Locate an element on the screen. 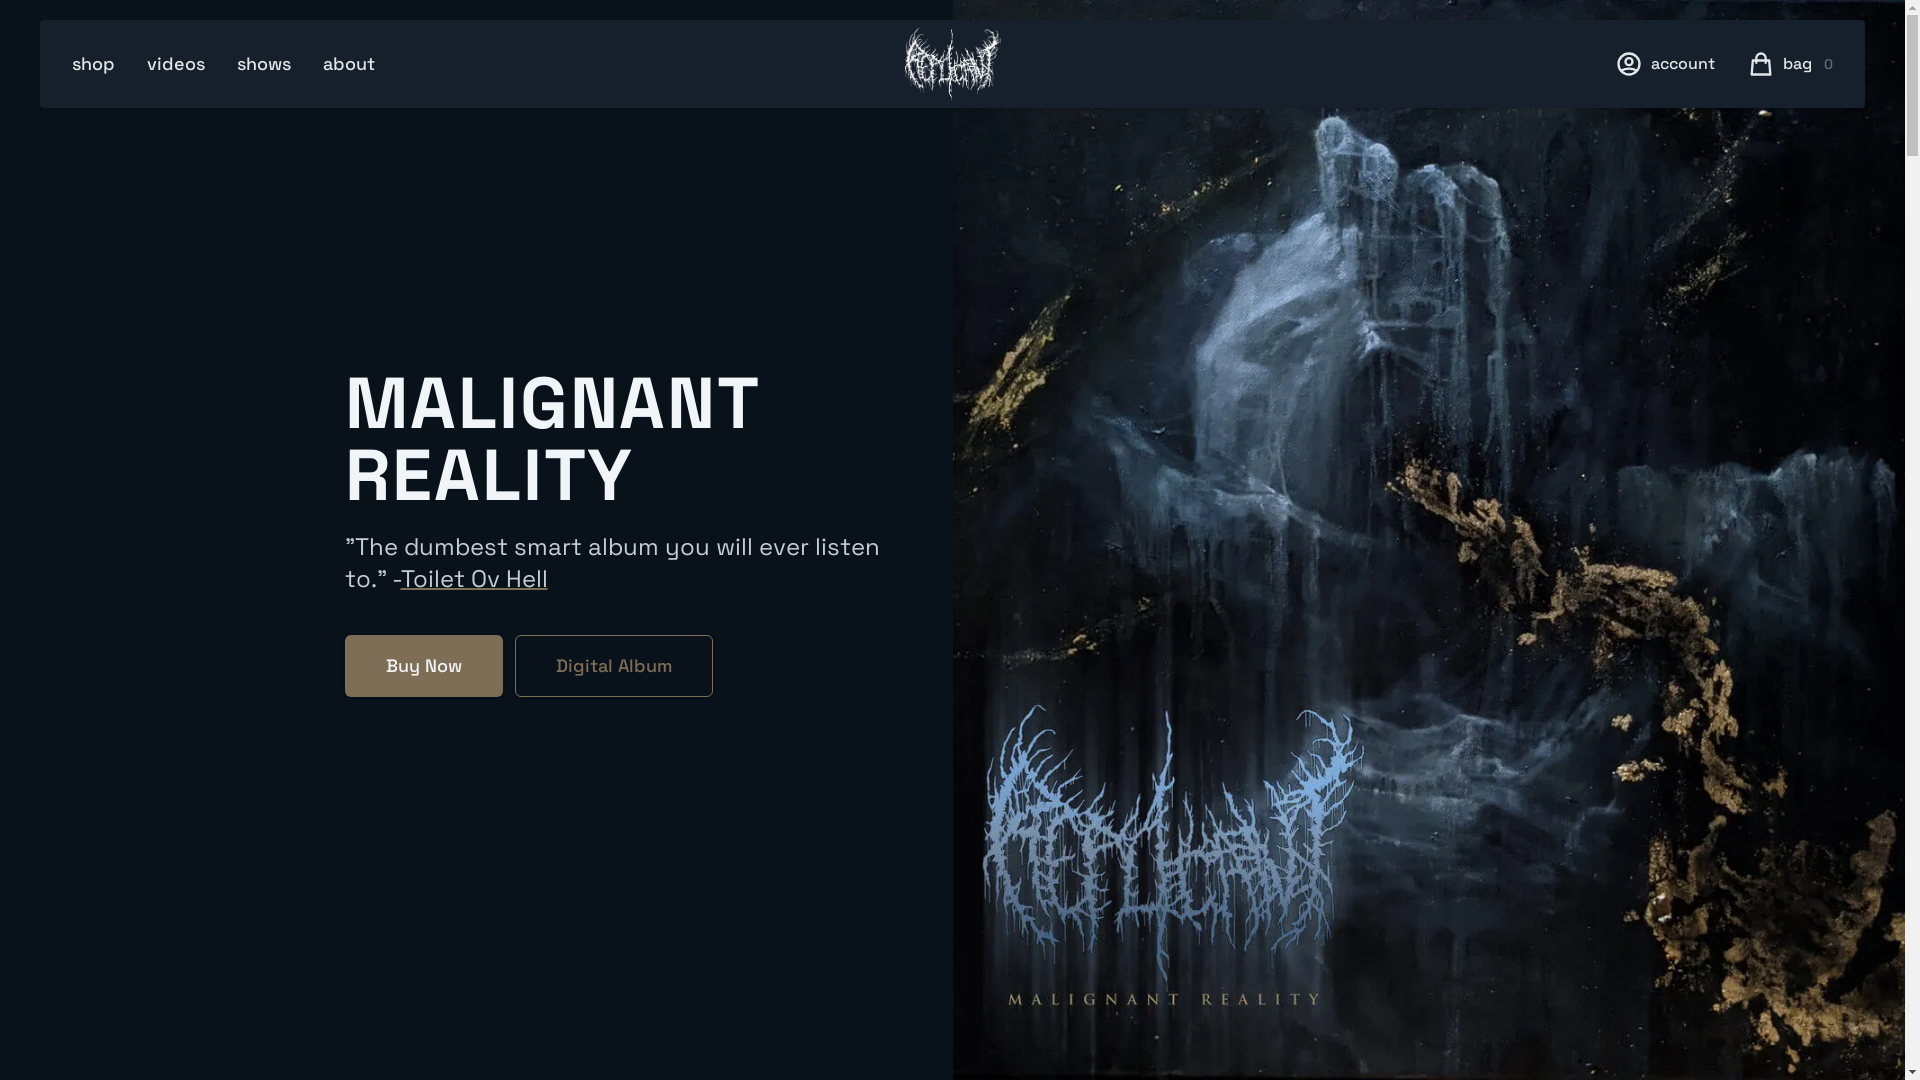  'Digital Album' is located at coordinates (612, 666).